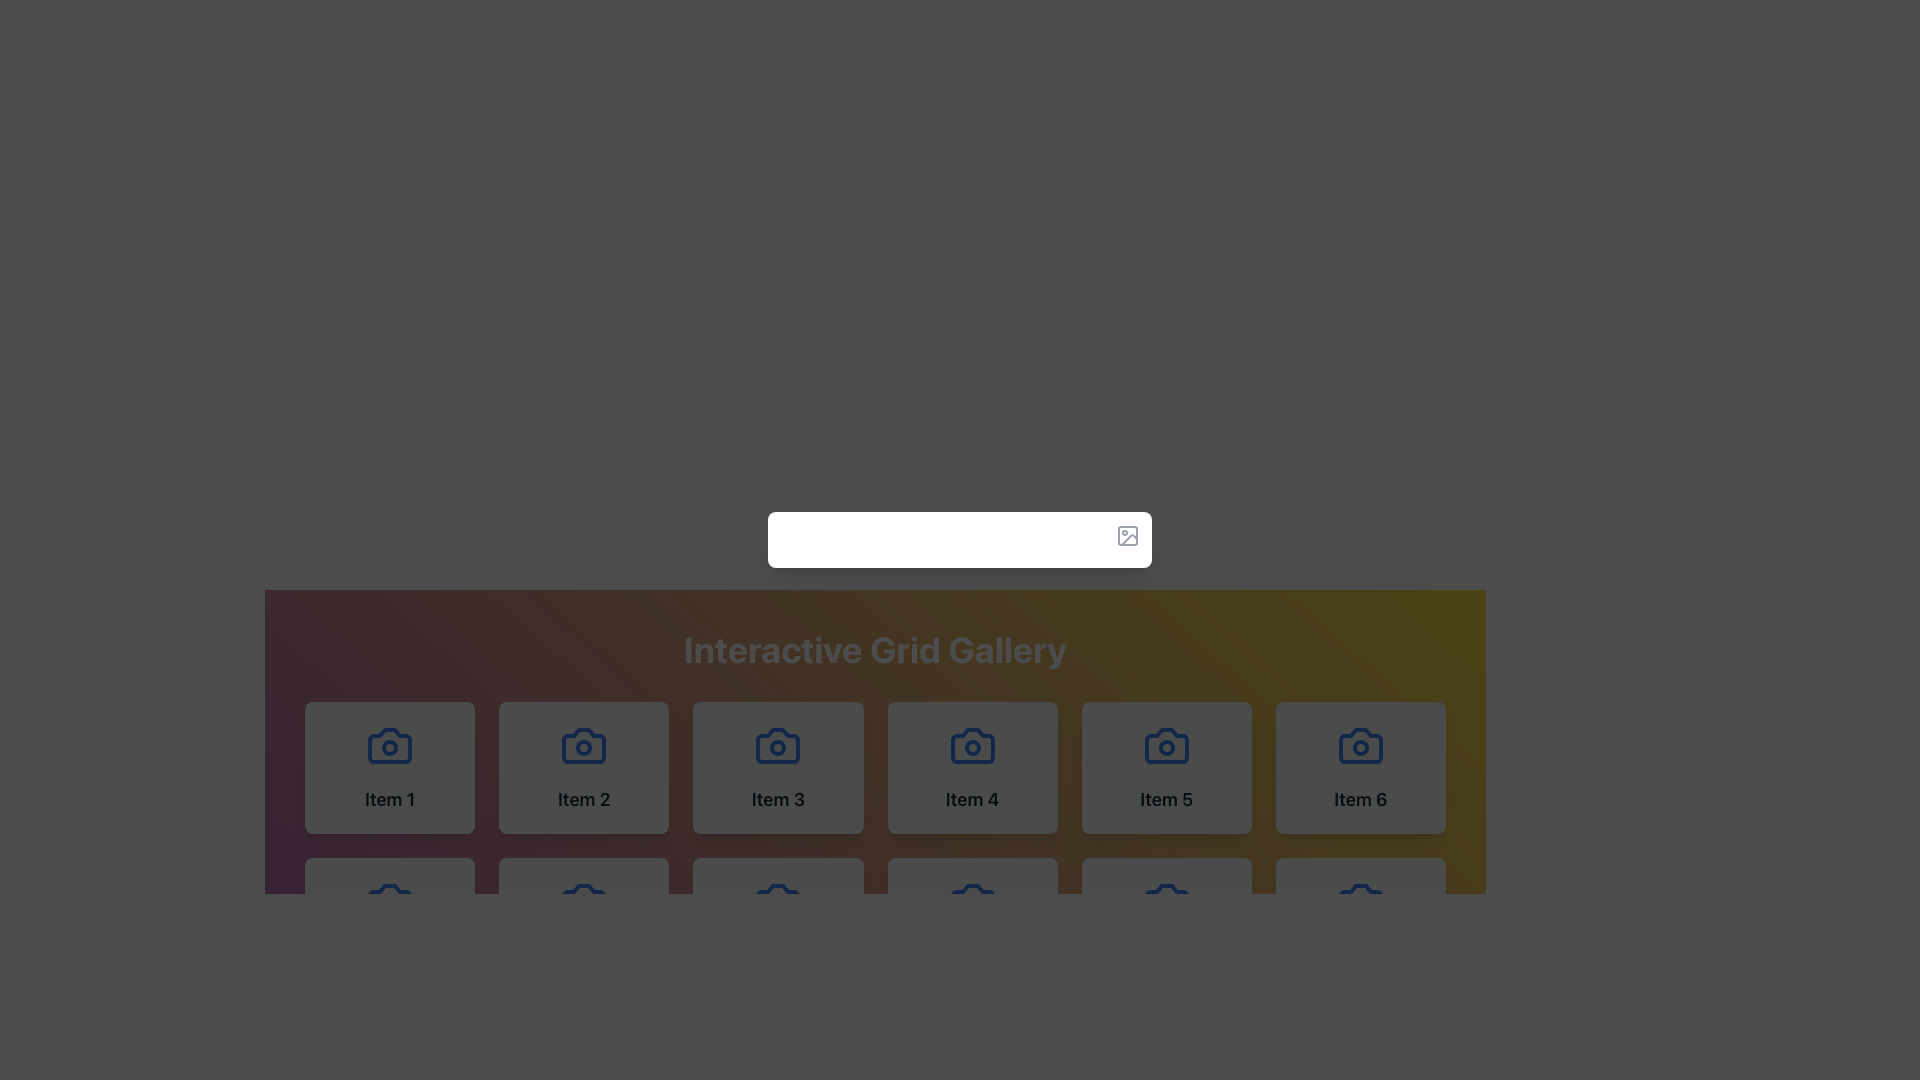 The height and width of the screenshot is (1080, 1920). I want to click on the circular SVG element that is part of the camera icon on the fourth item card in the grid layout, so click(972, 748).